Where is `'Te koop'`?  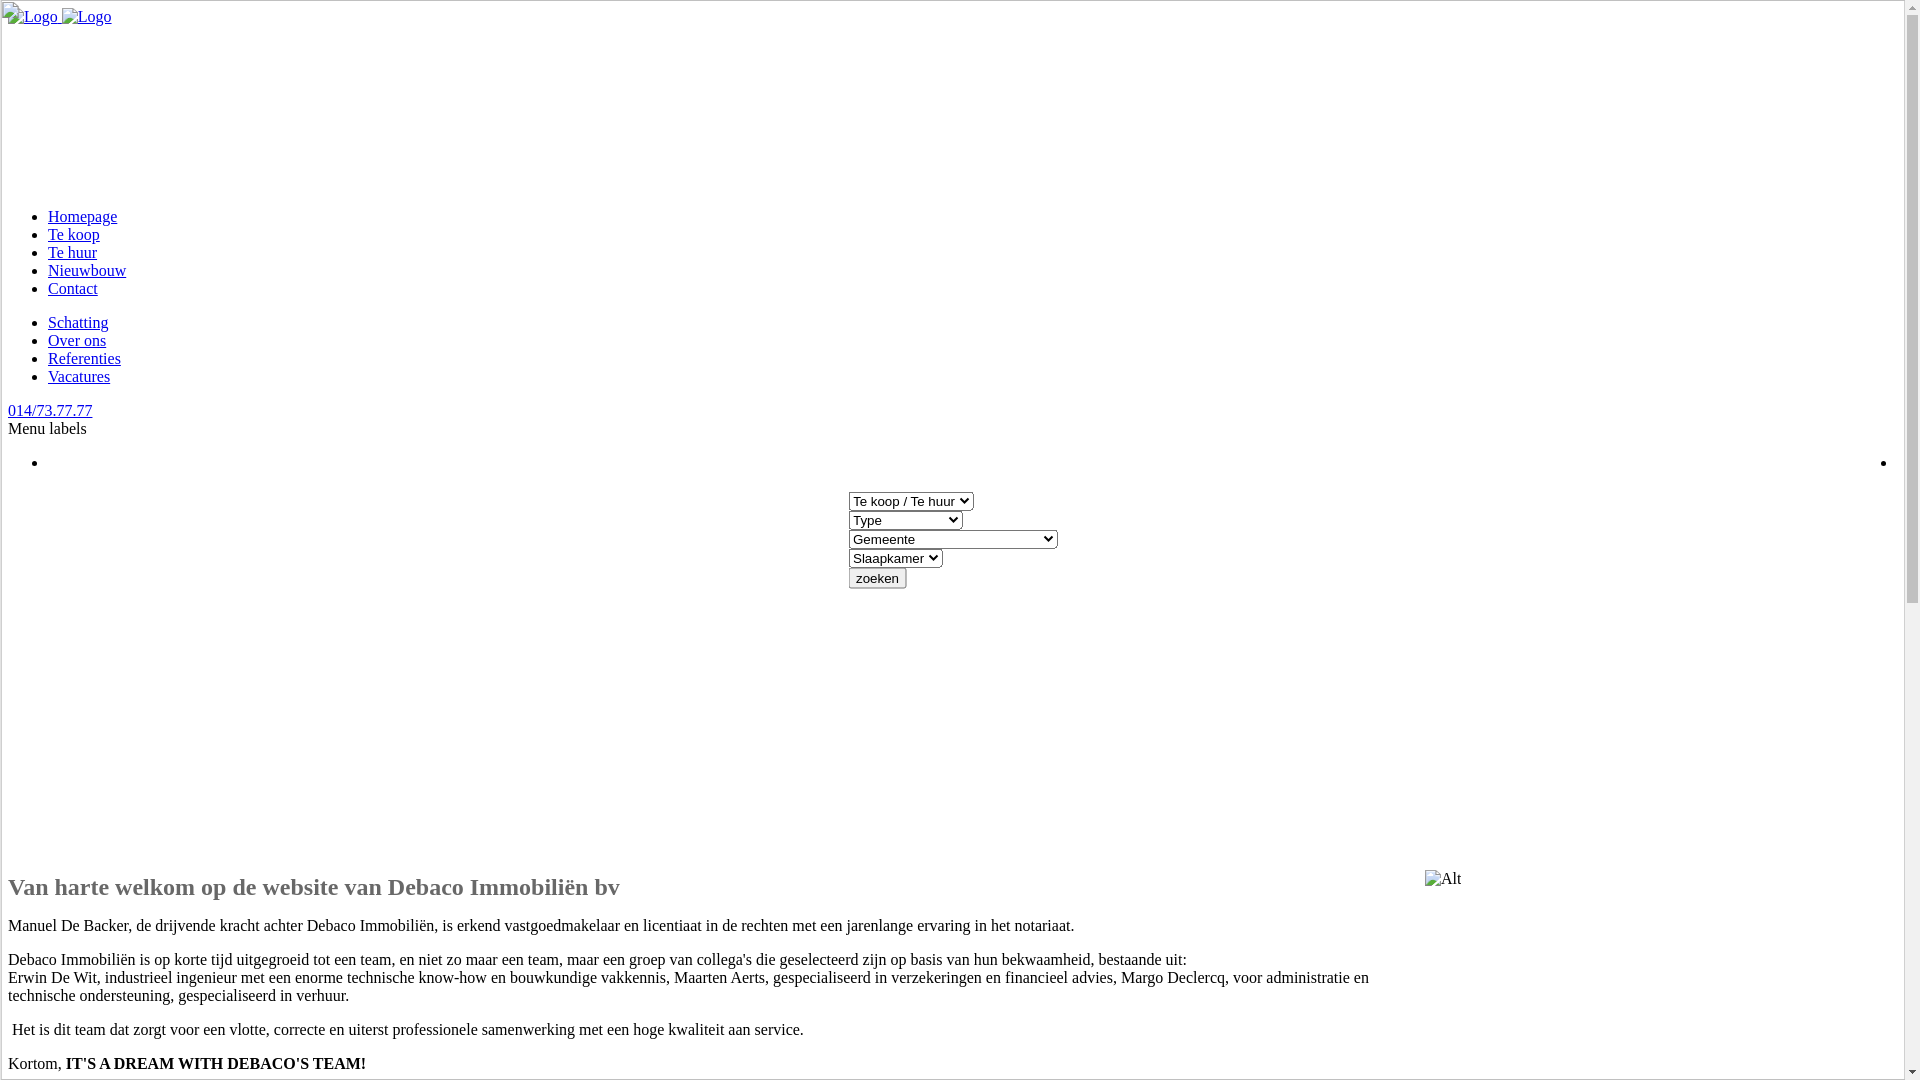 'Te koop' is located at coordinates (73, 233).